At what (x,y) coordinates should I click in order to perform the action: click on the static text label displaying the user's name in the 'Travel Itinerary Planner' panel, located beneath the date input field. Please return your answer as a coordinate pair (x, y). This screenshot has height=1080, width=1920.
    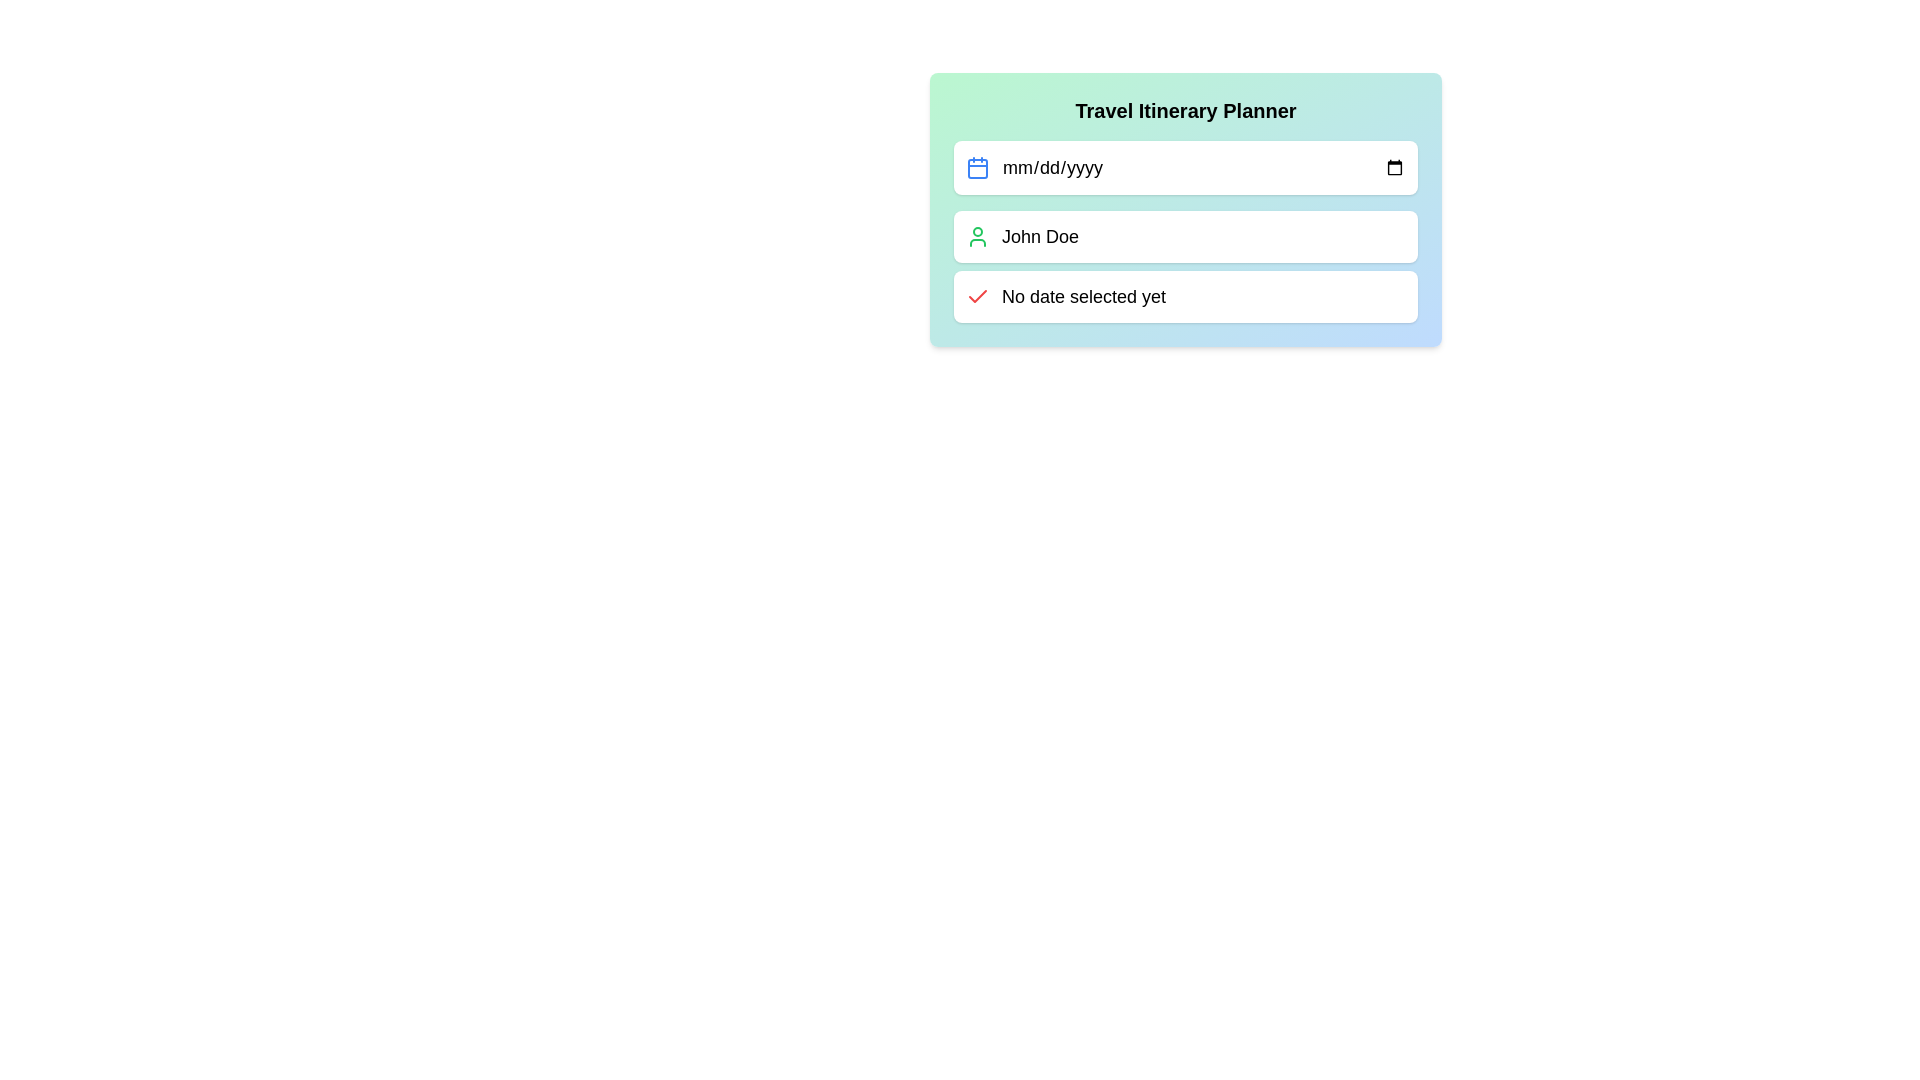
    Looking at the image, I should click on (1040, 235).